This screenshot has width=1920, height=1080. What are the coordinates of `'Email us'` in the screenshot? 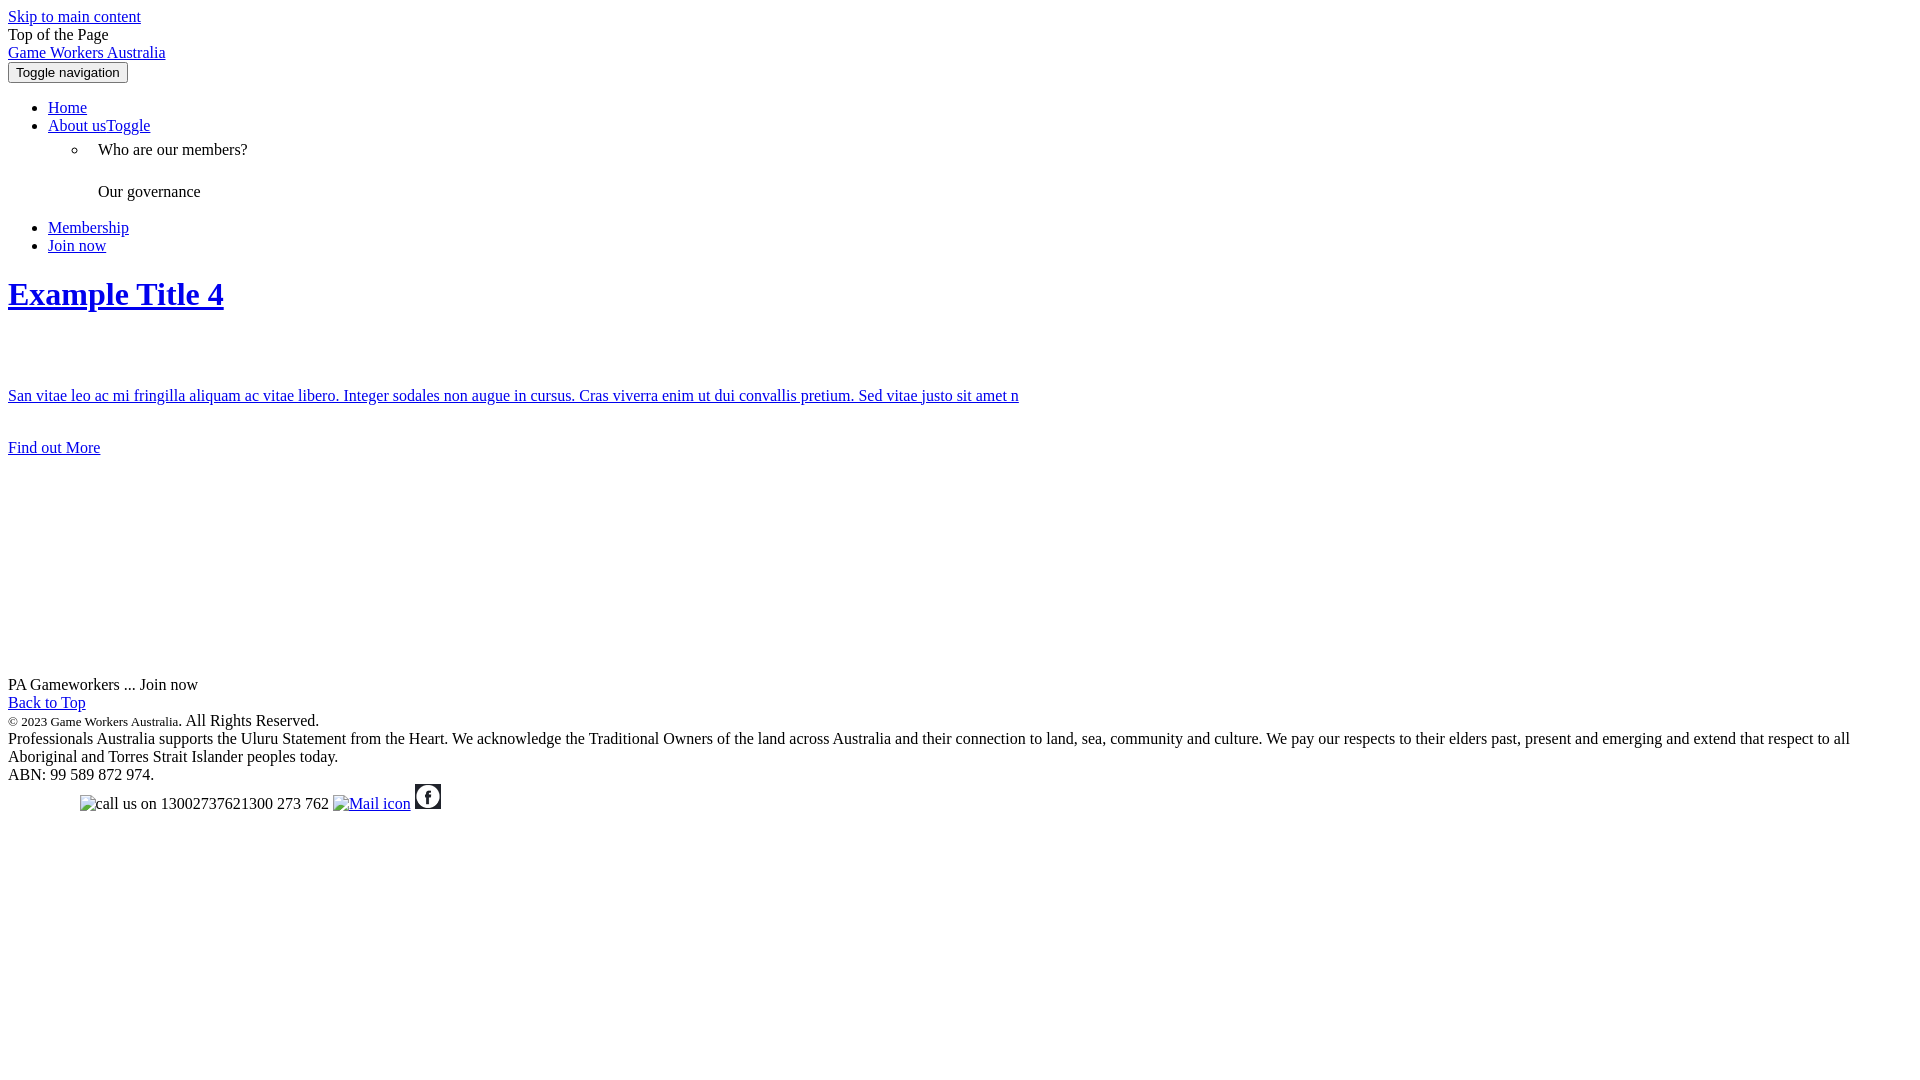 It's located at (371, 802).